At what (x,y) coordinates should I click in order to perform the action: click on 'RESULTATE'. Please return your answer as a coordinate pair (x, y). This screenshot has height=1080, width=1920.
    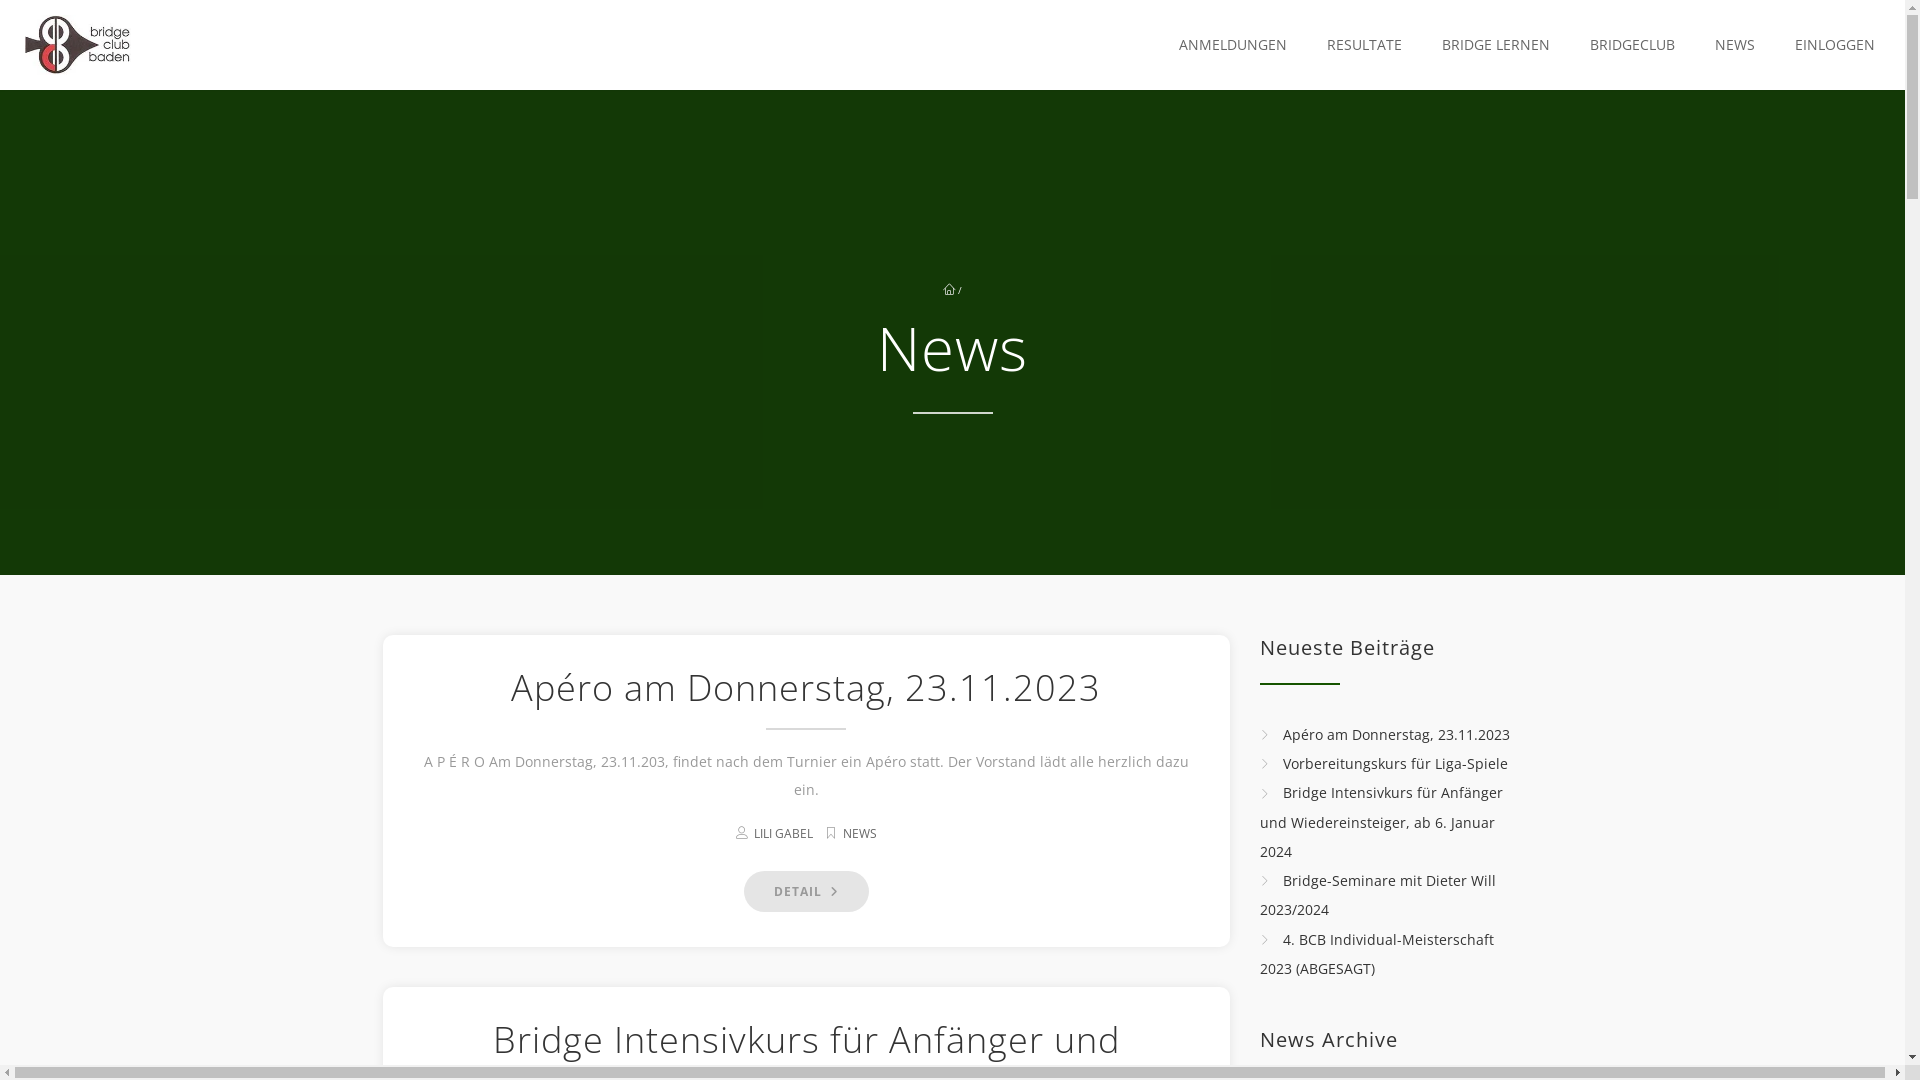
    Looking at the image, I should click on (1359, 45).